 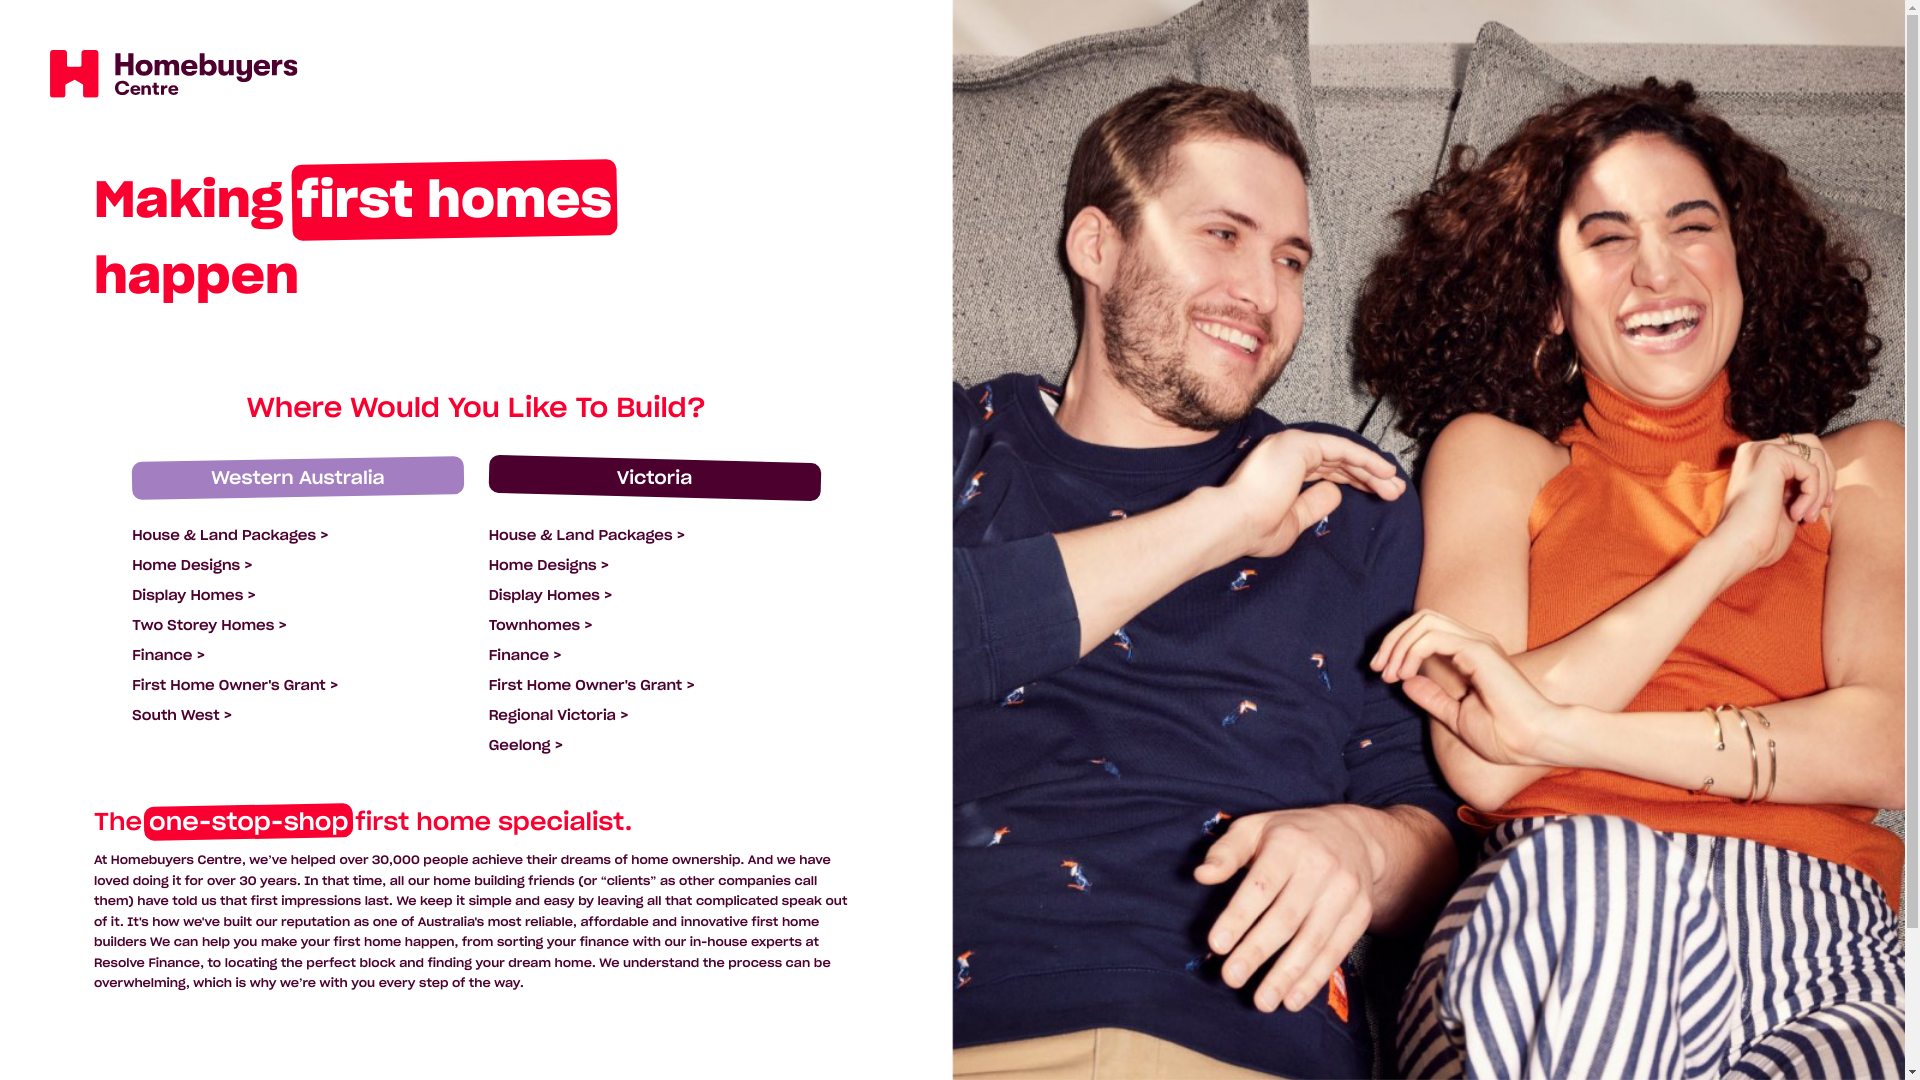 I want to click on 'House & Land Packages >', so click(x=489, y=534).